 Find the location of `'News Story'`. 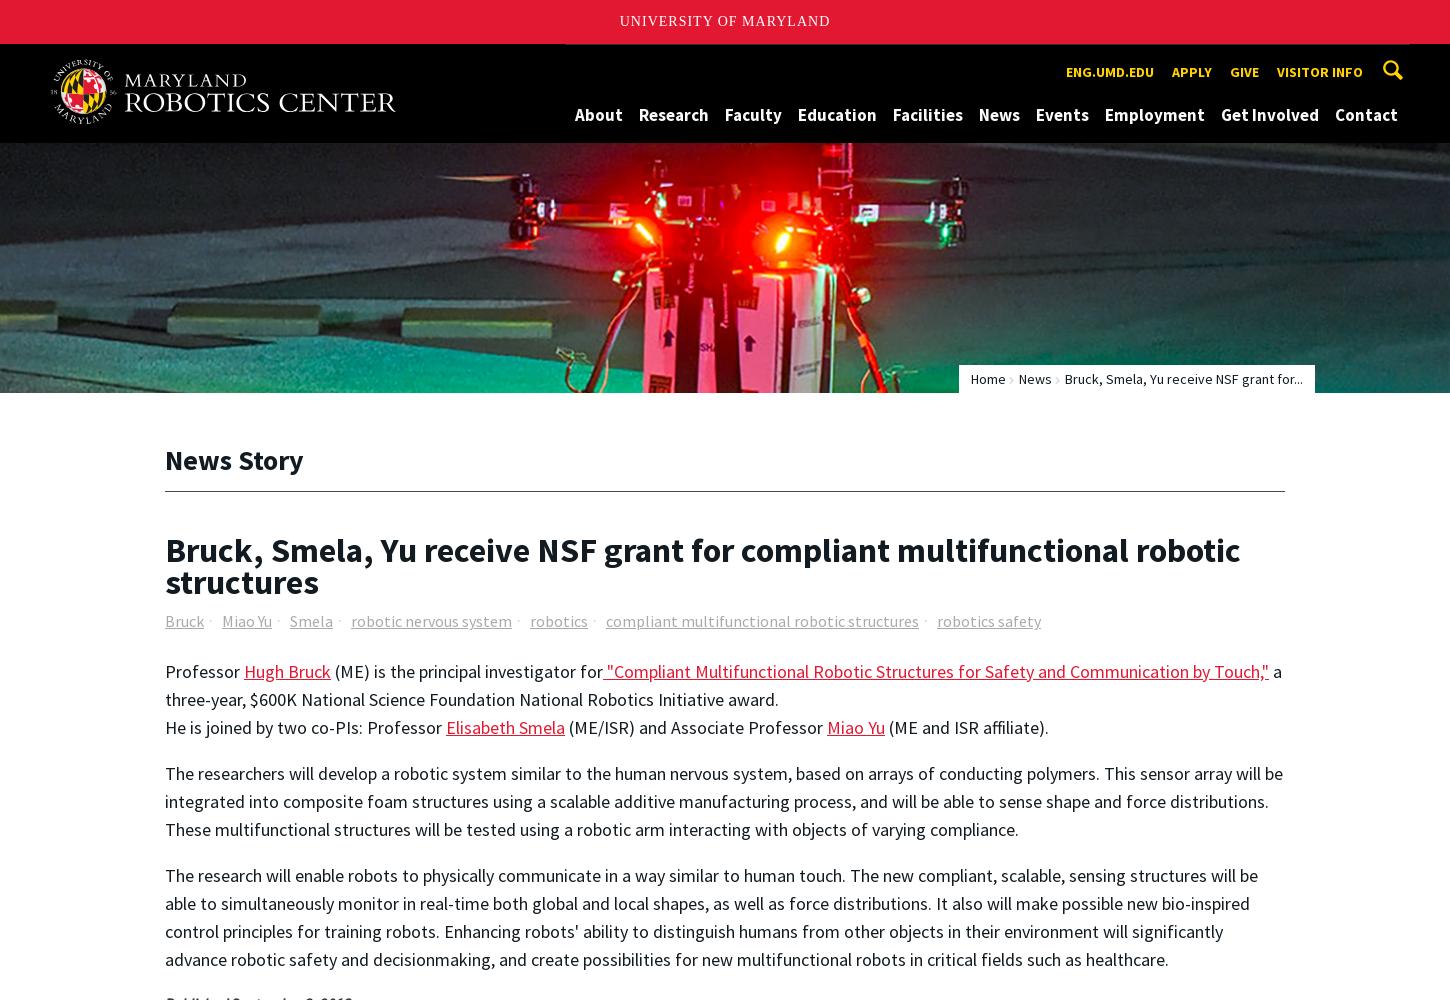

'News Story' is located at coordinates (233, 458).